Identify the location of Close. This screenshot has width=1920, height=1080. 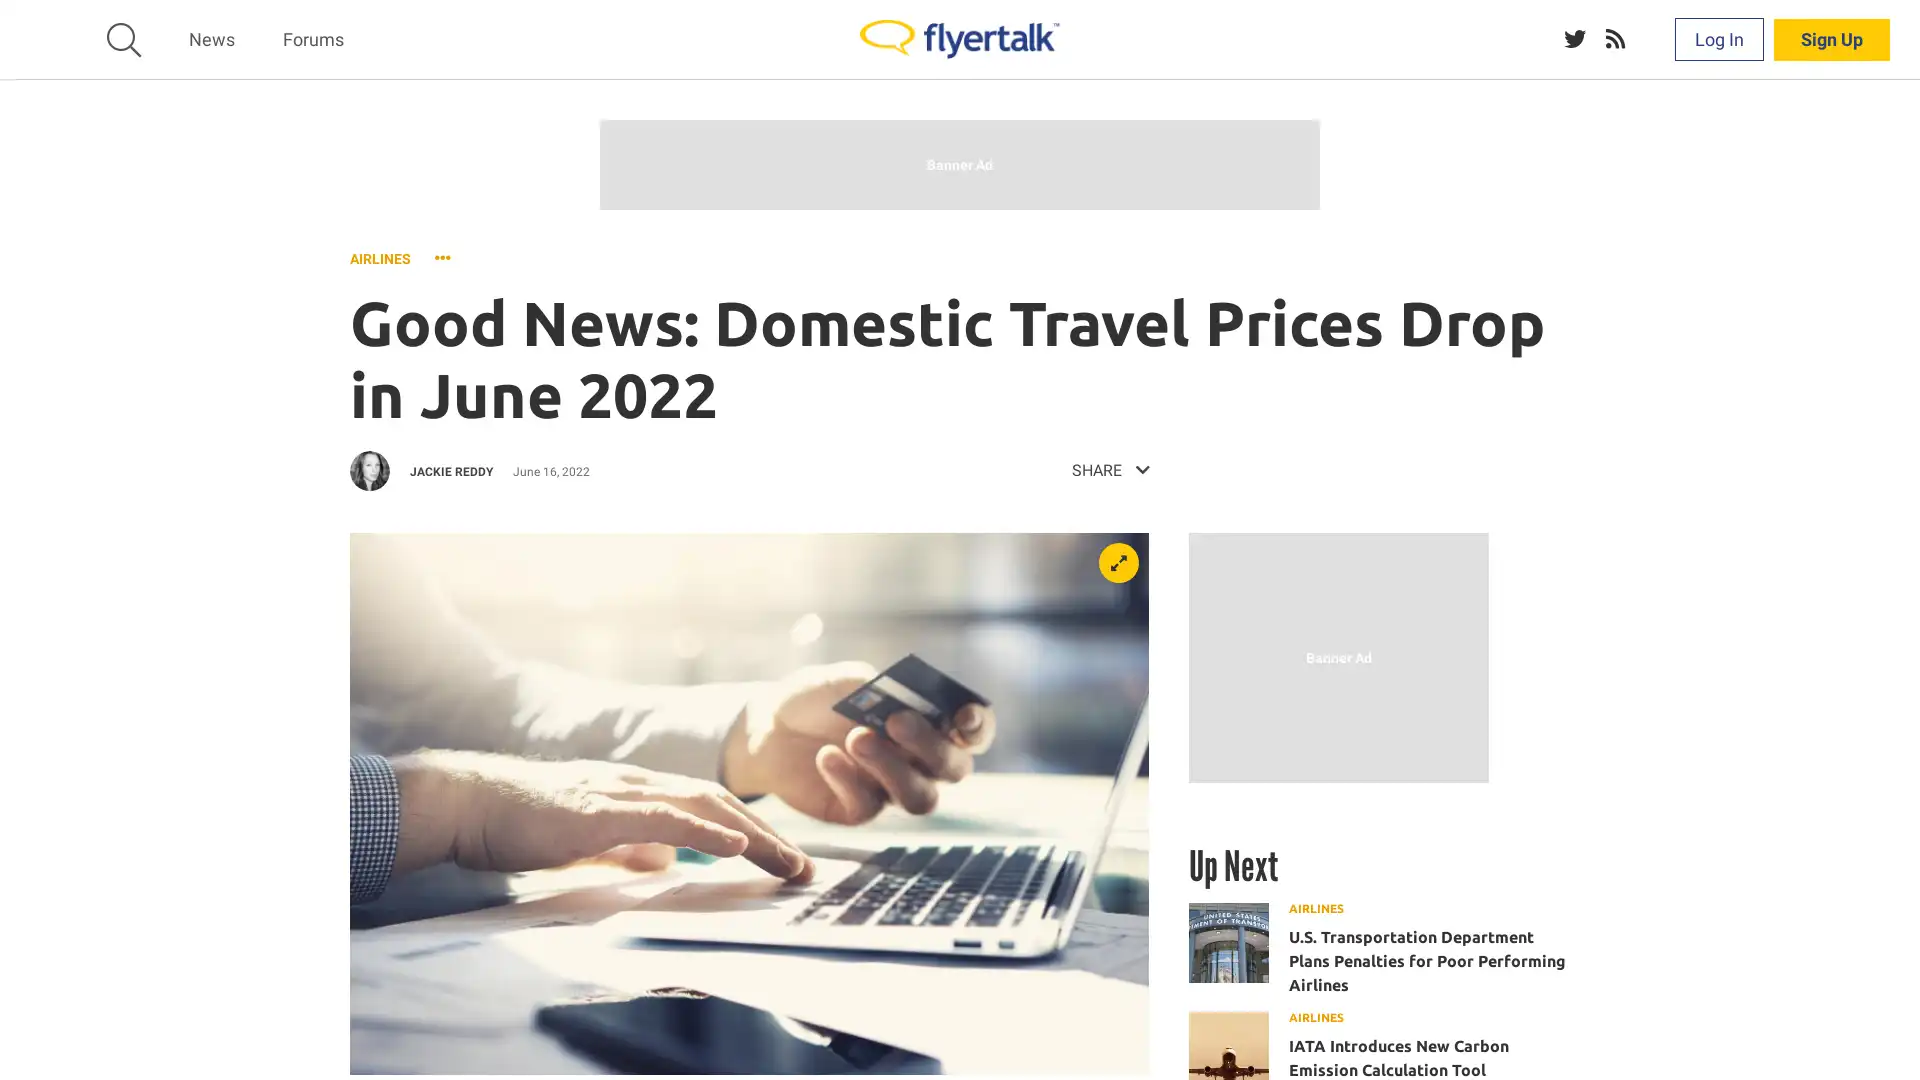
(1895, 1033).